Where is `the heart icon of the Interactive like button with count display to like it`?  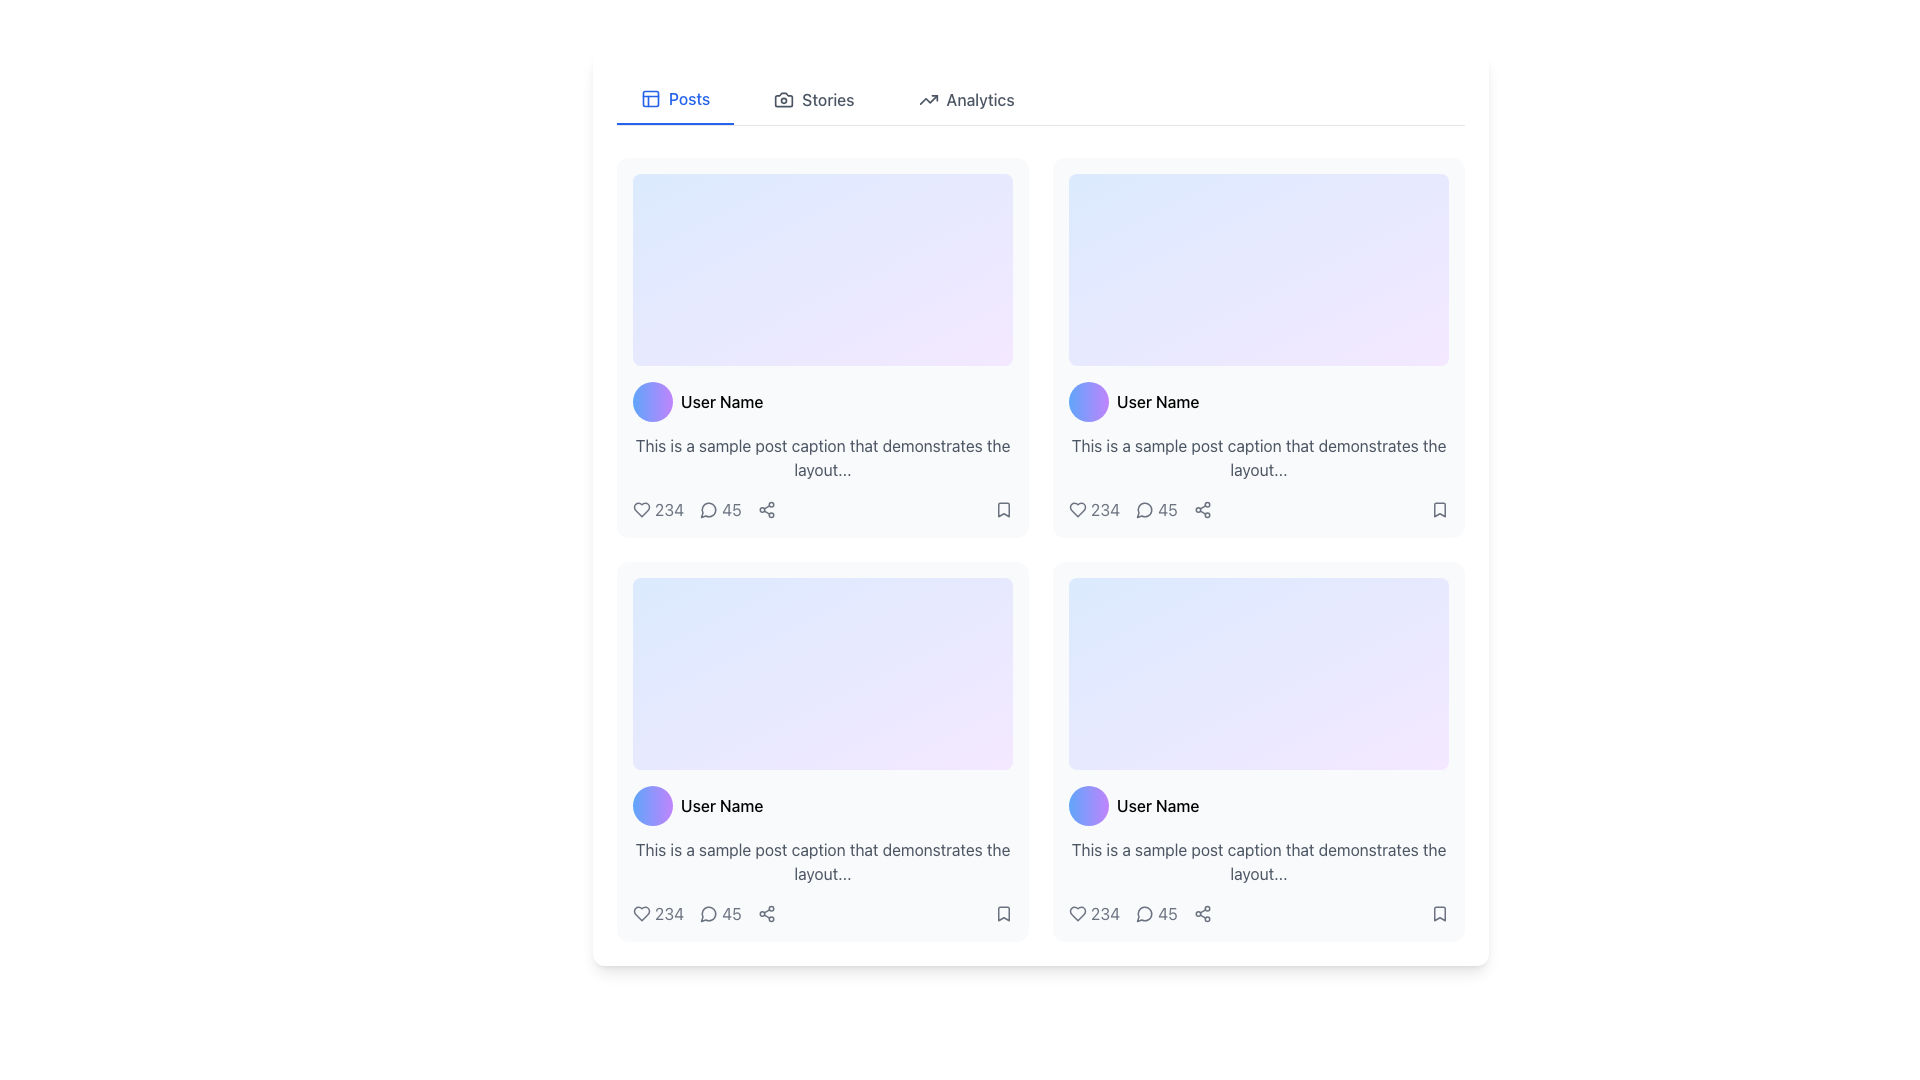
the heart icon of the Interactive like button with count display to like it is located at coordinates (658, 914).